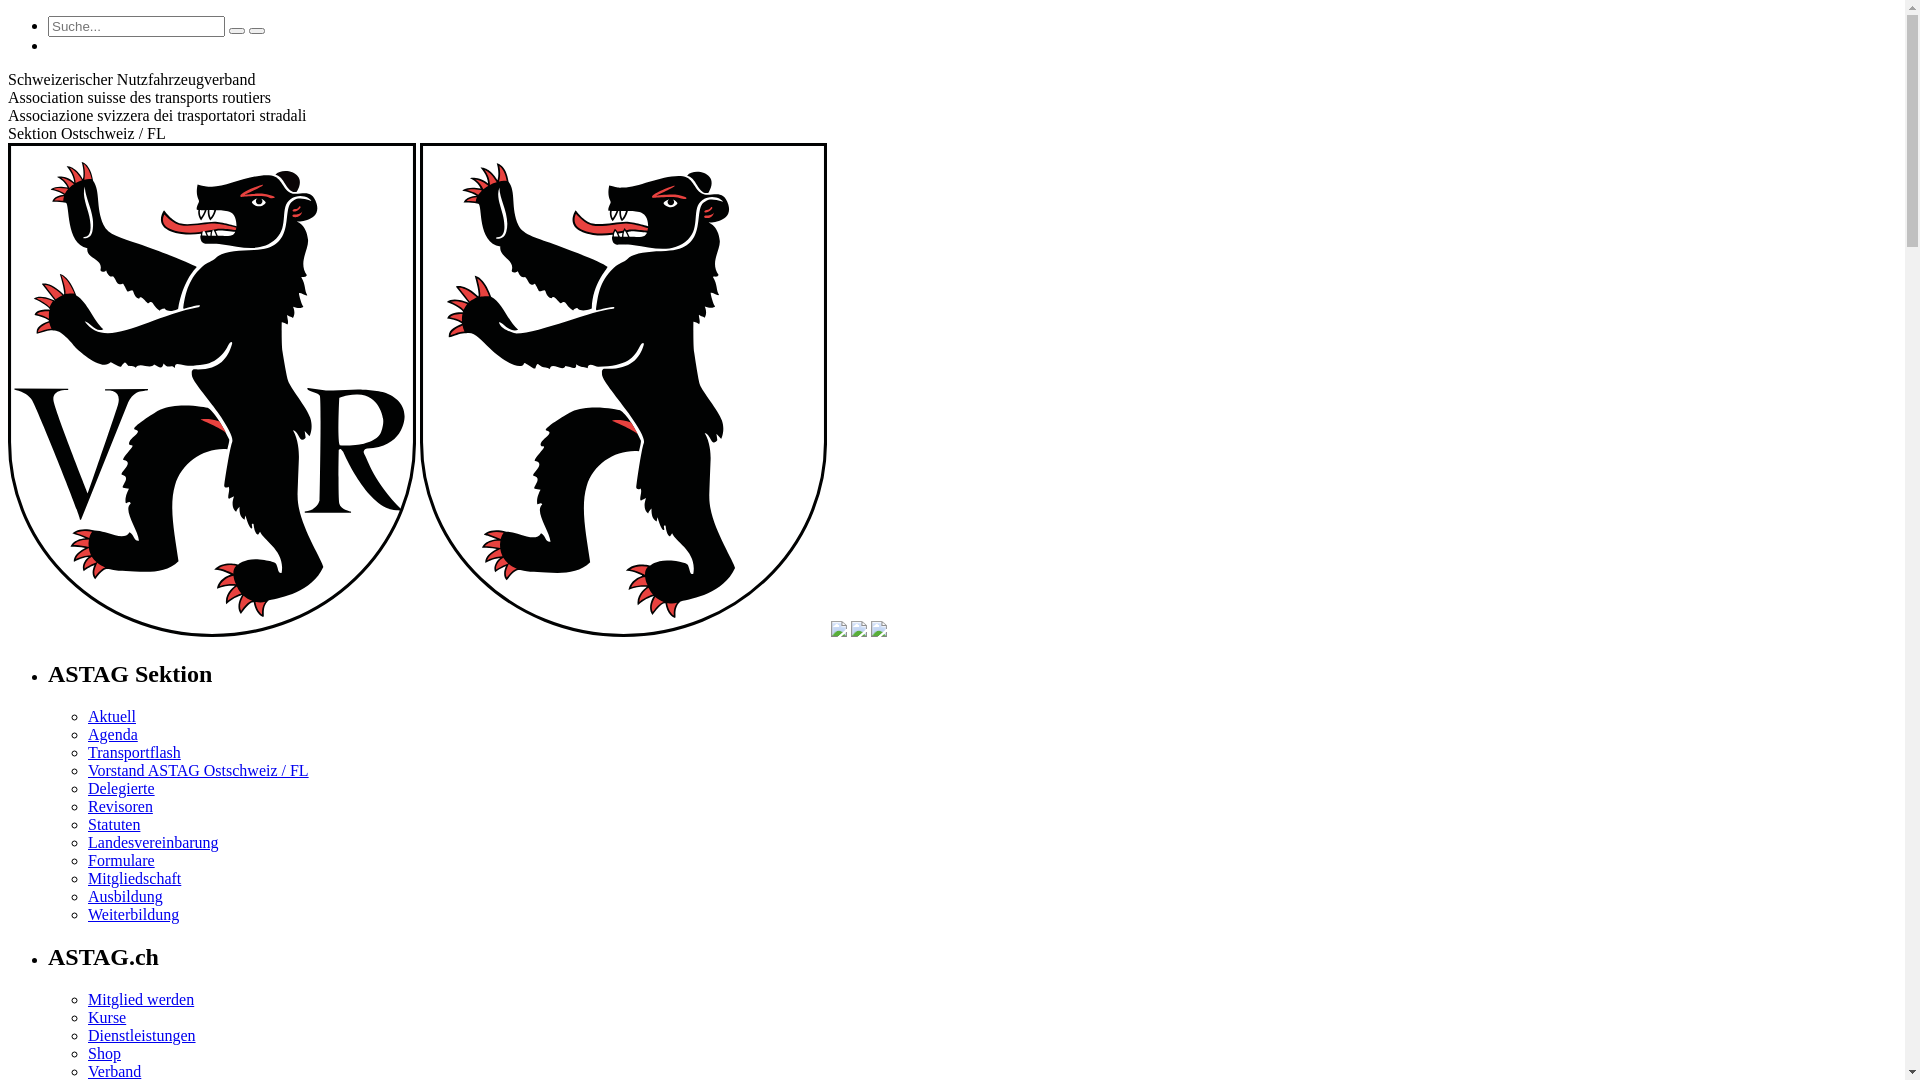  What do you see at coordinates (141, 1035) in the screenshot?
I see `'Dienstleistungen'` at bounding box center [141, 1035].